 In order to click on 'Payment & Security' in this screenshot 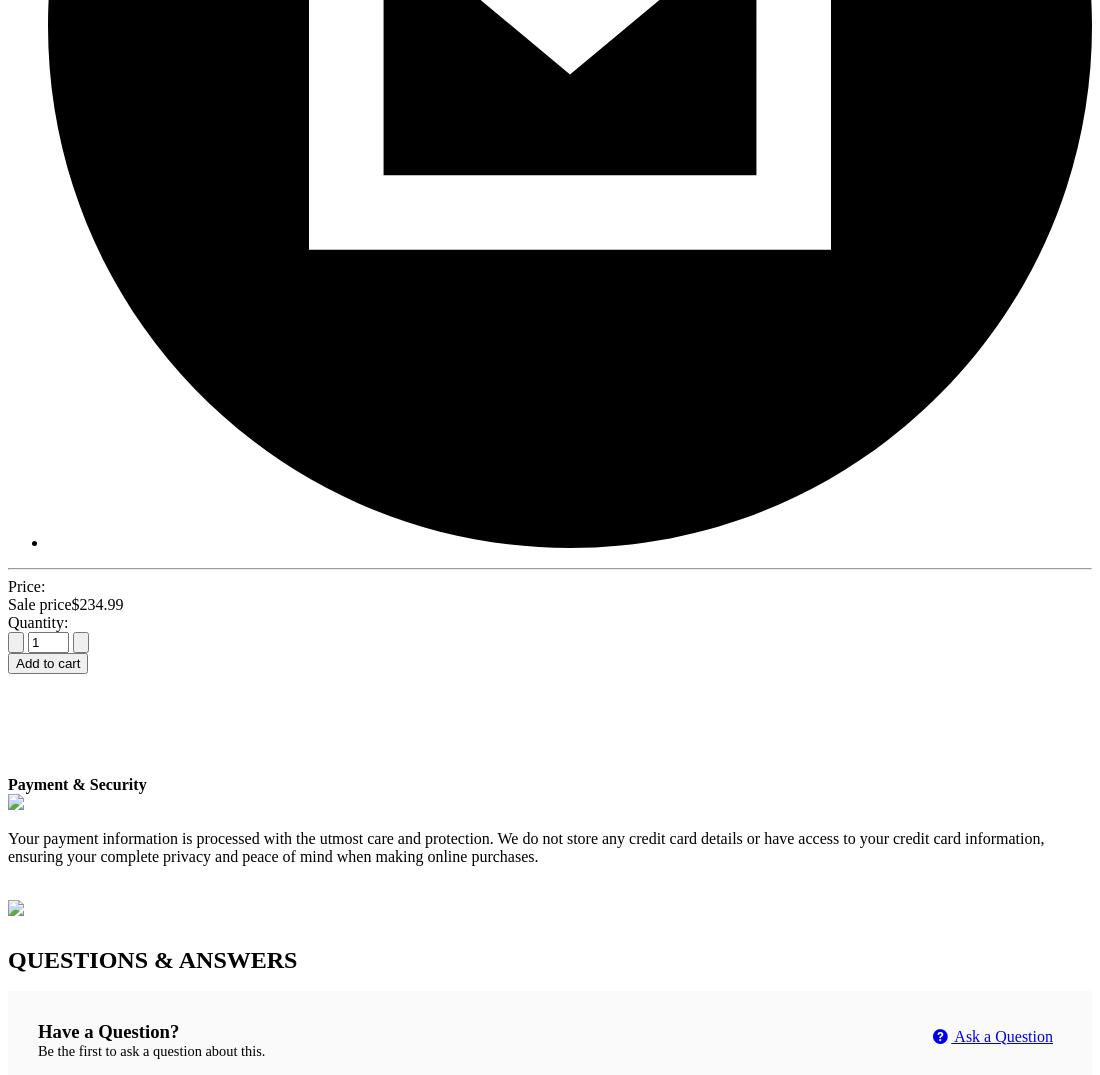, I will do `click(77, 783)`.